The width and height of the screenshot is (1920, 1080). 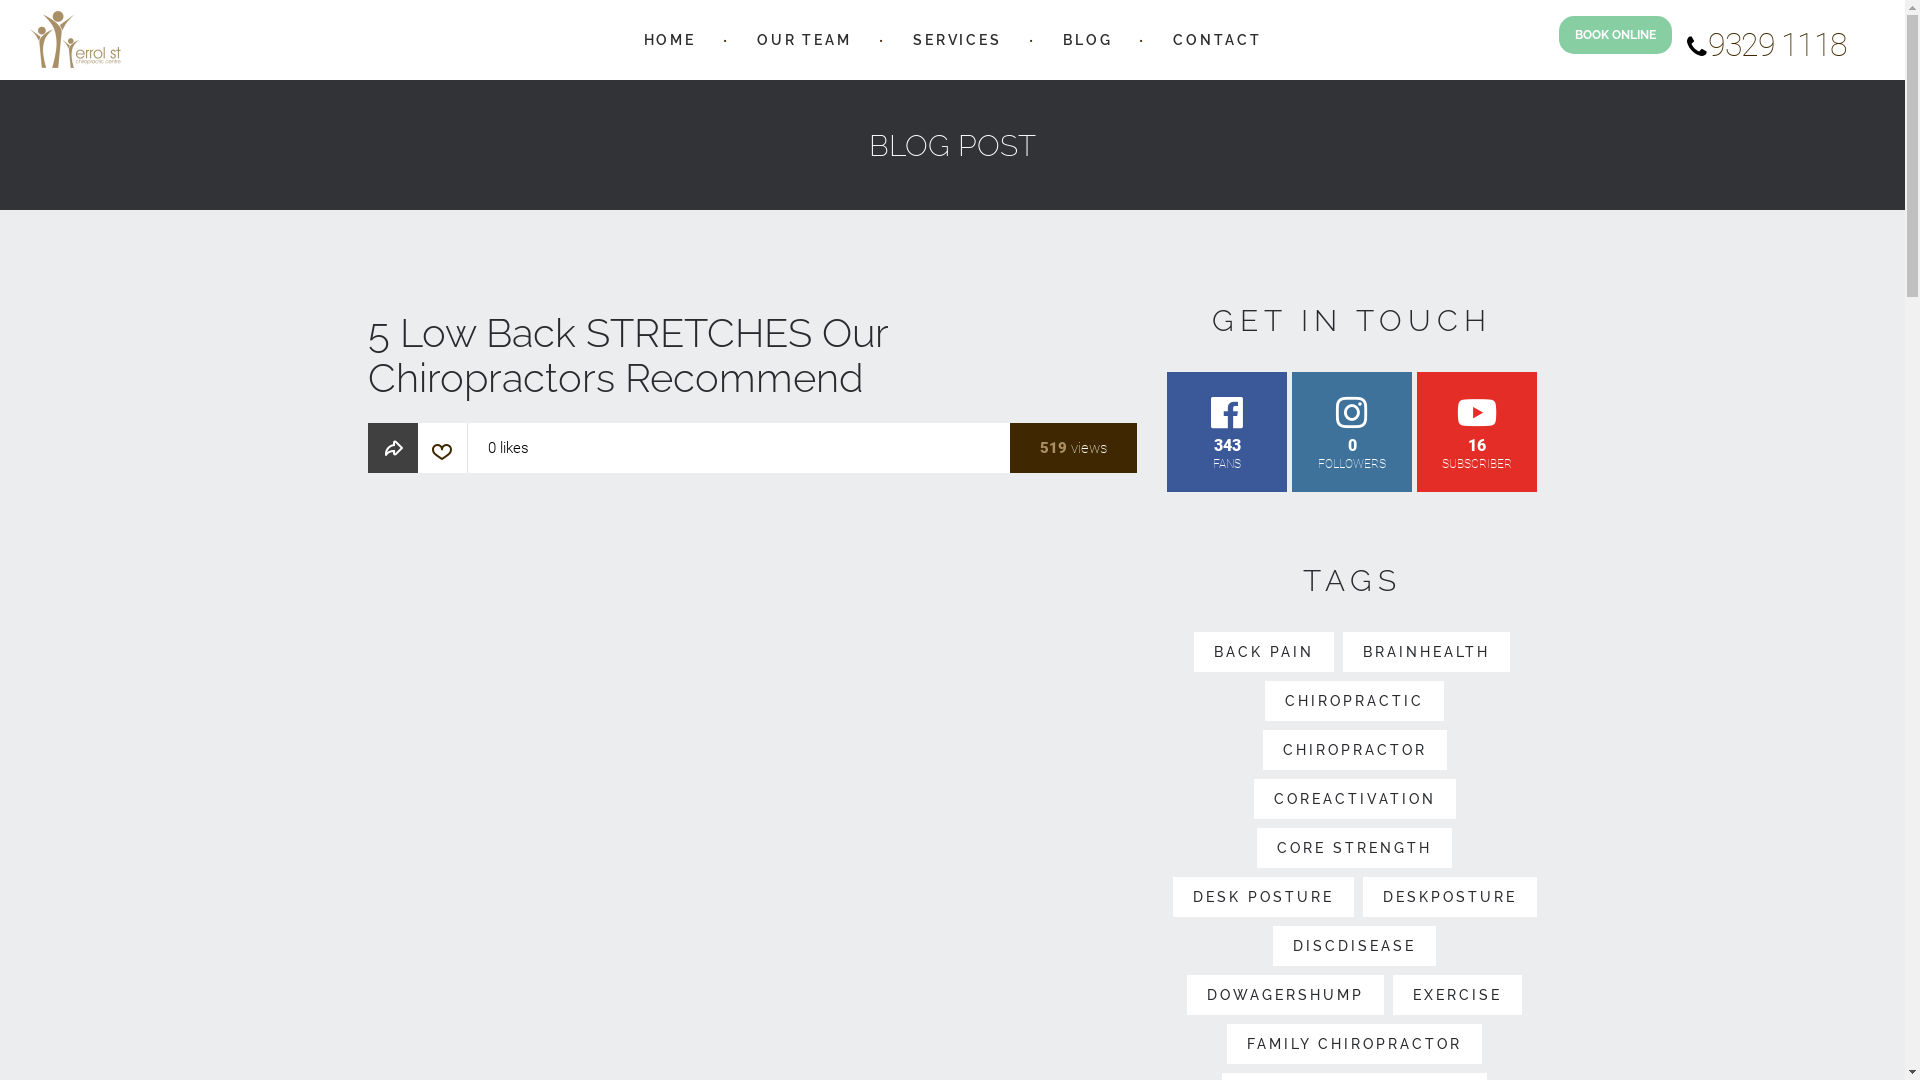 What do you see at coordinates (1449, 896) in the screenshot?
I see `'DESKPOSTURE'` at bounding box center [1449, 896].